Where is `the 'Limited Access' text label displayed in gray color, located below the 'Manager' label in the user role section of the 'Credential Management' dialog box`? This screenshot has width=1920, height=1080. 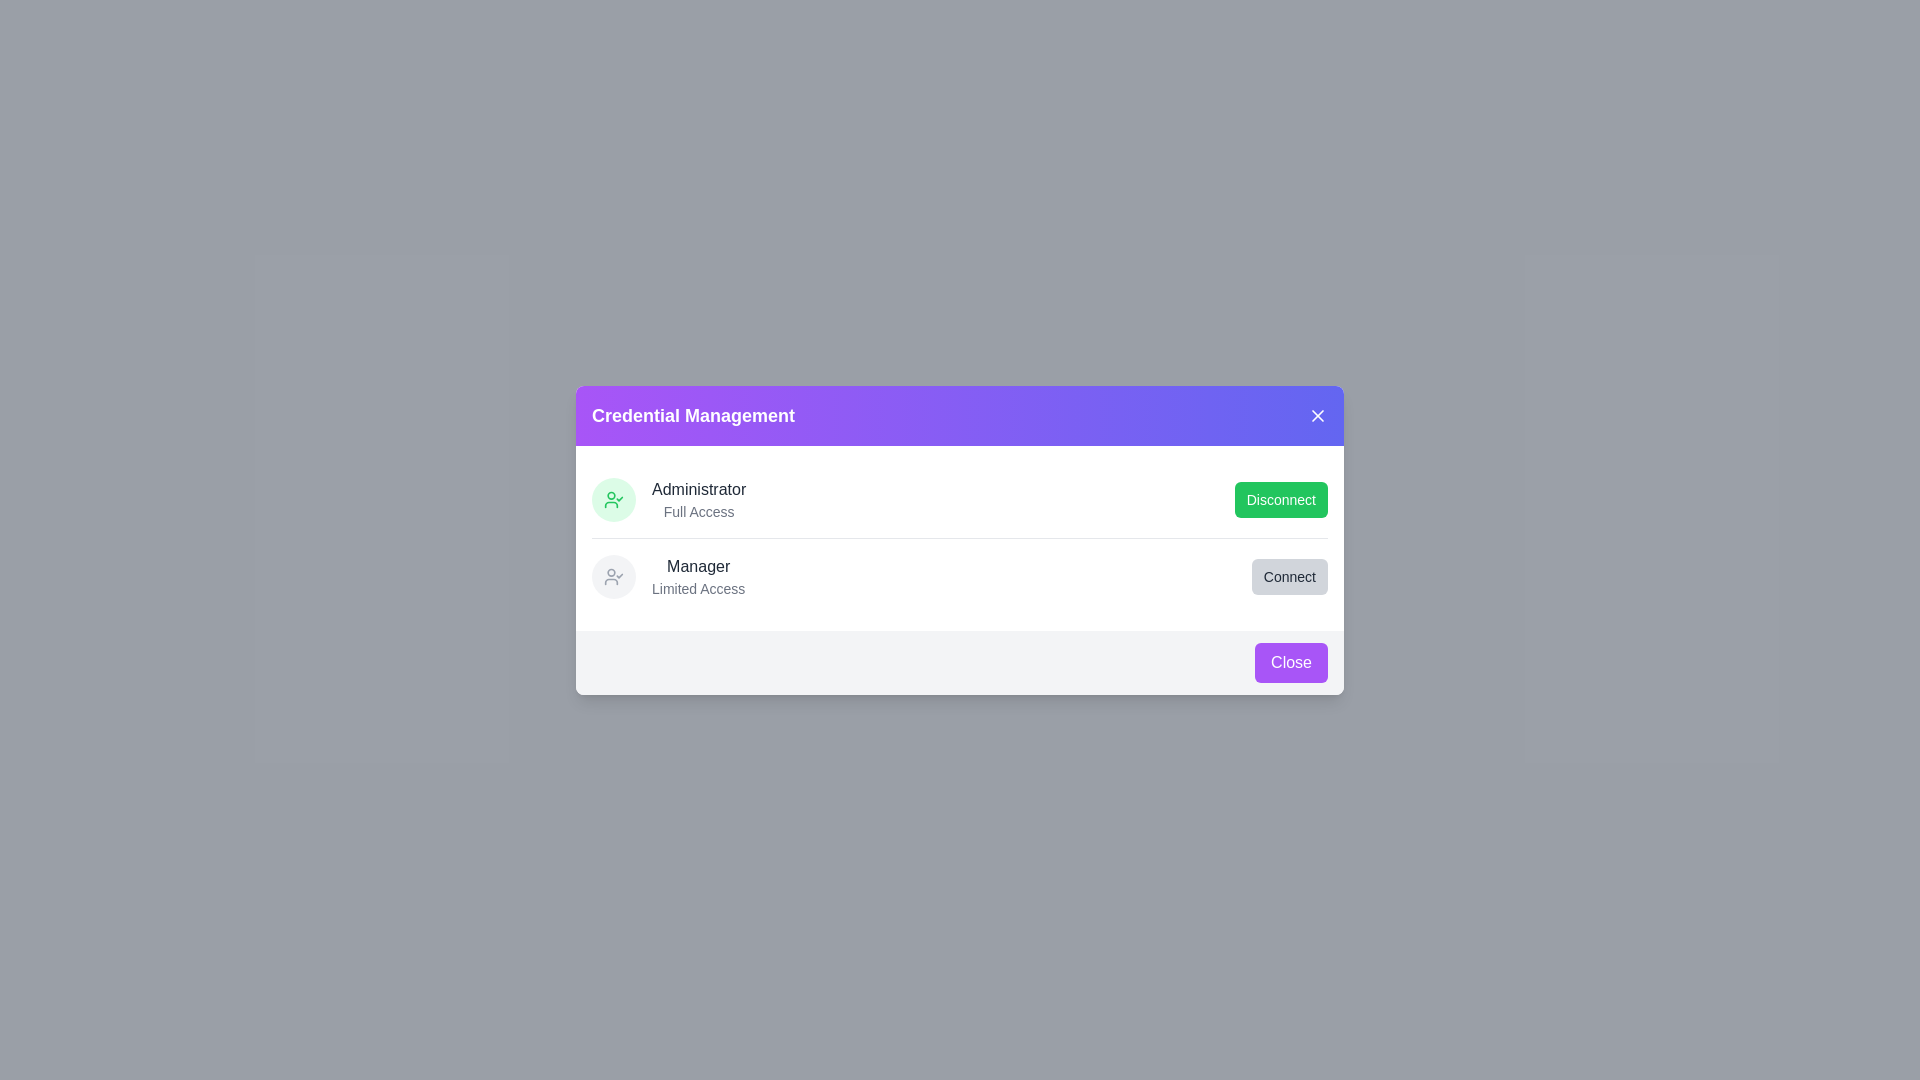 the 'Limited Access' text label displayed in gray color, located below the 'Manager' label in the user role section of the 'Credential Management' dialog box is located at coordinates (698, 587).